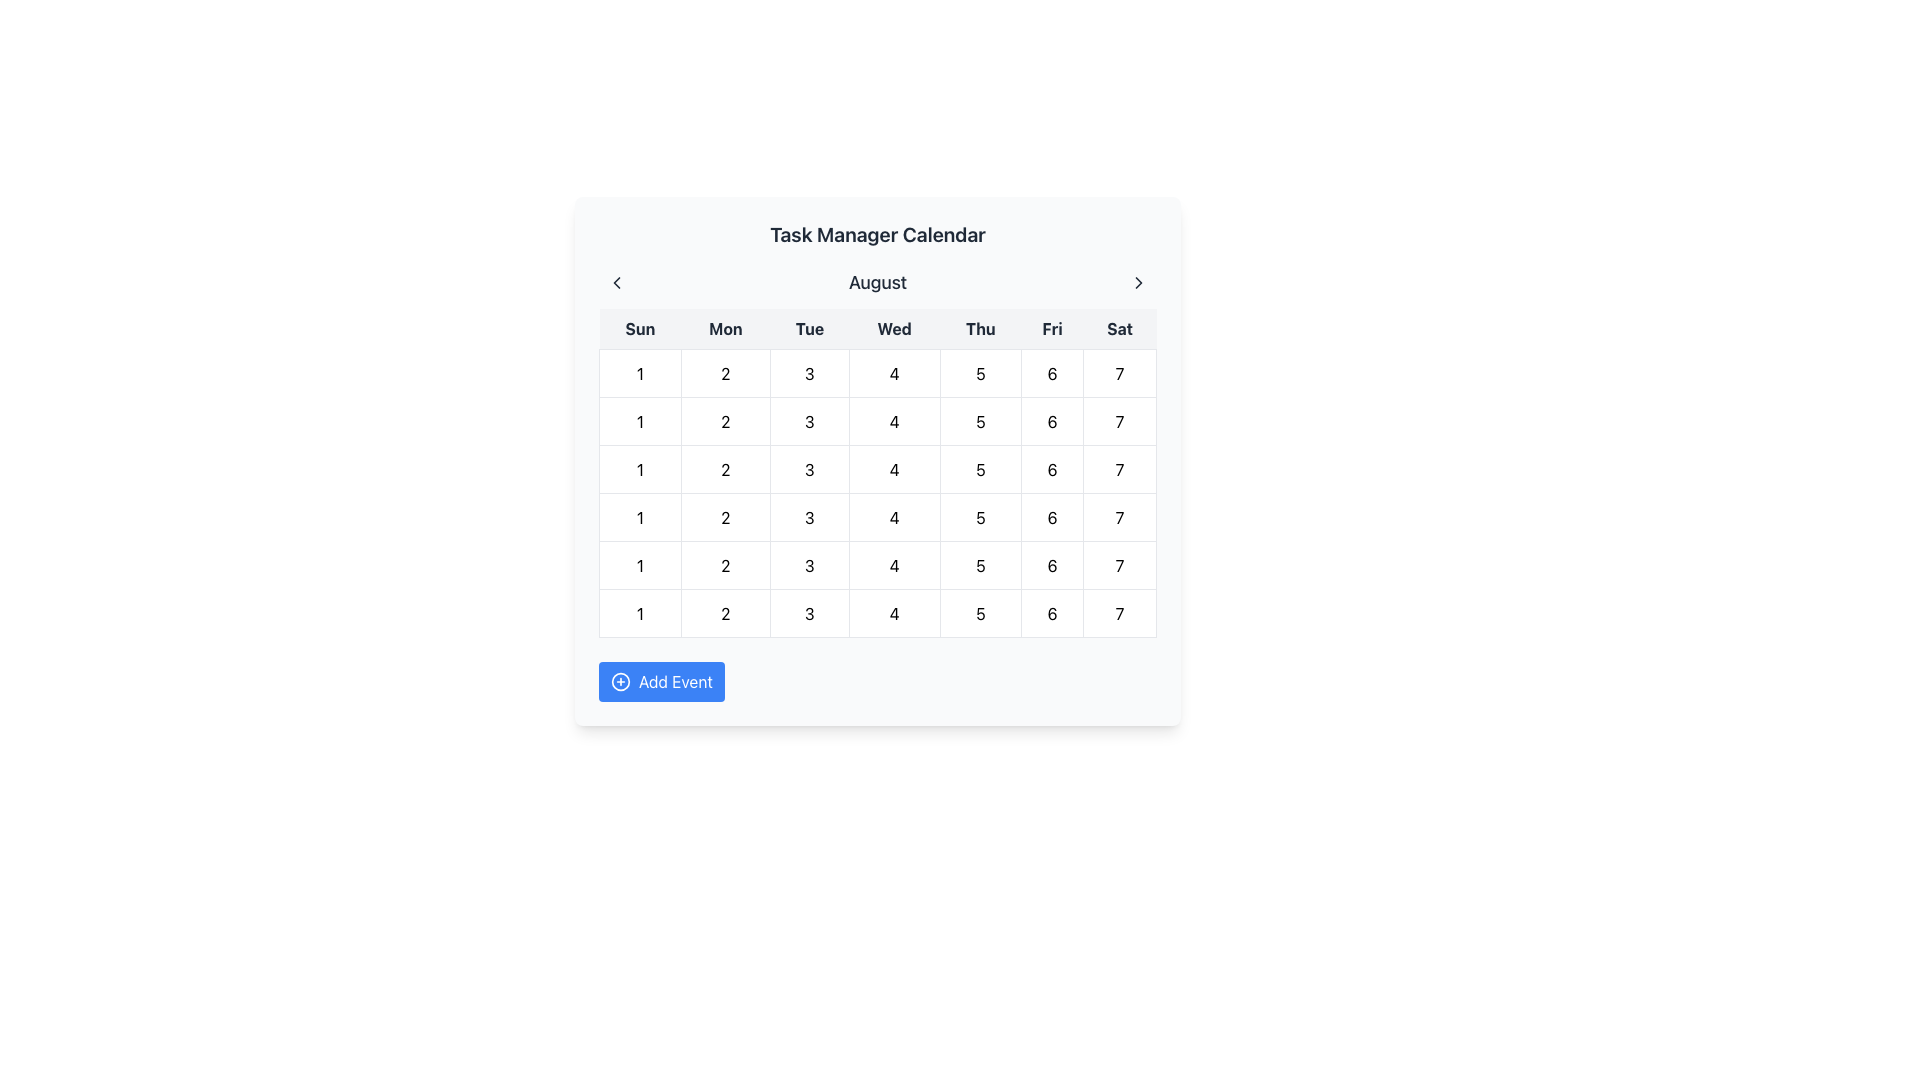 The image size is (1920, 1080). I want to click on the grid cell element displaying the number '7' in the sixth row and seventh column of the calendar layout, which is aligned with the 'Sat' column, so click(1120, 612).